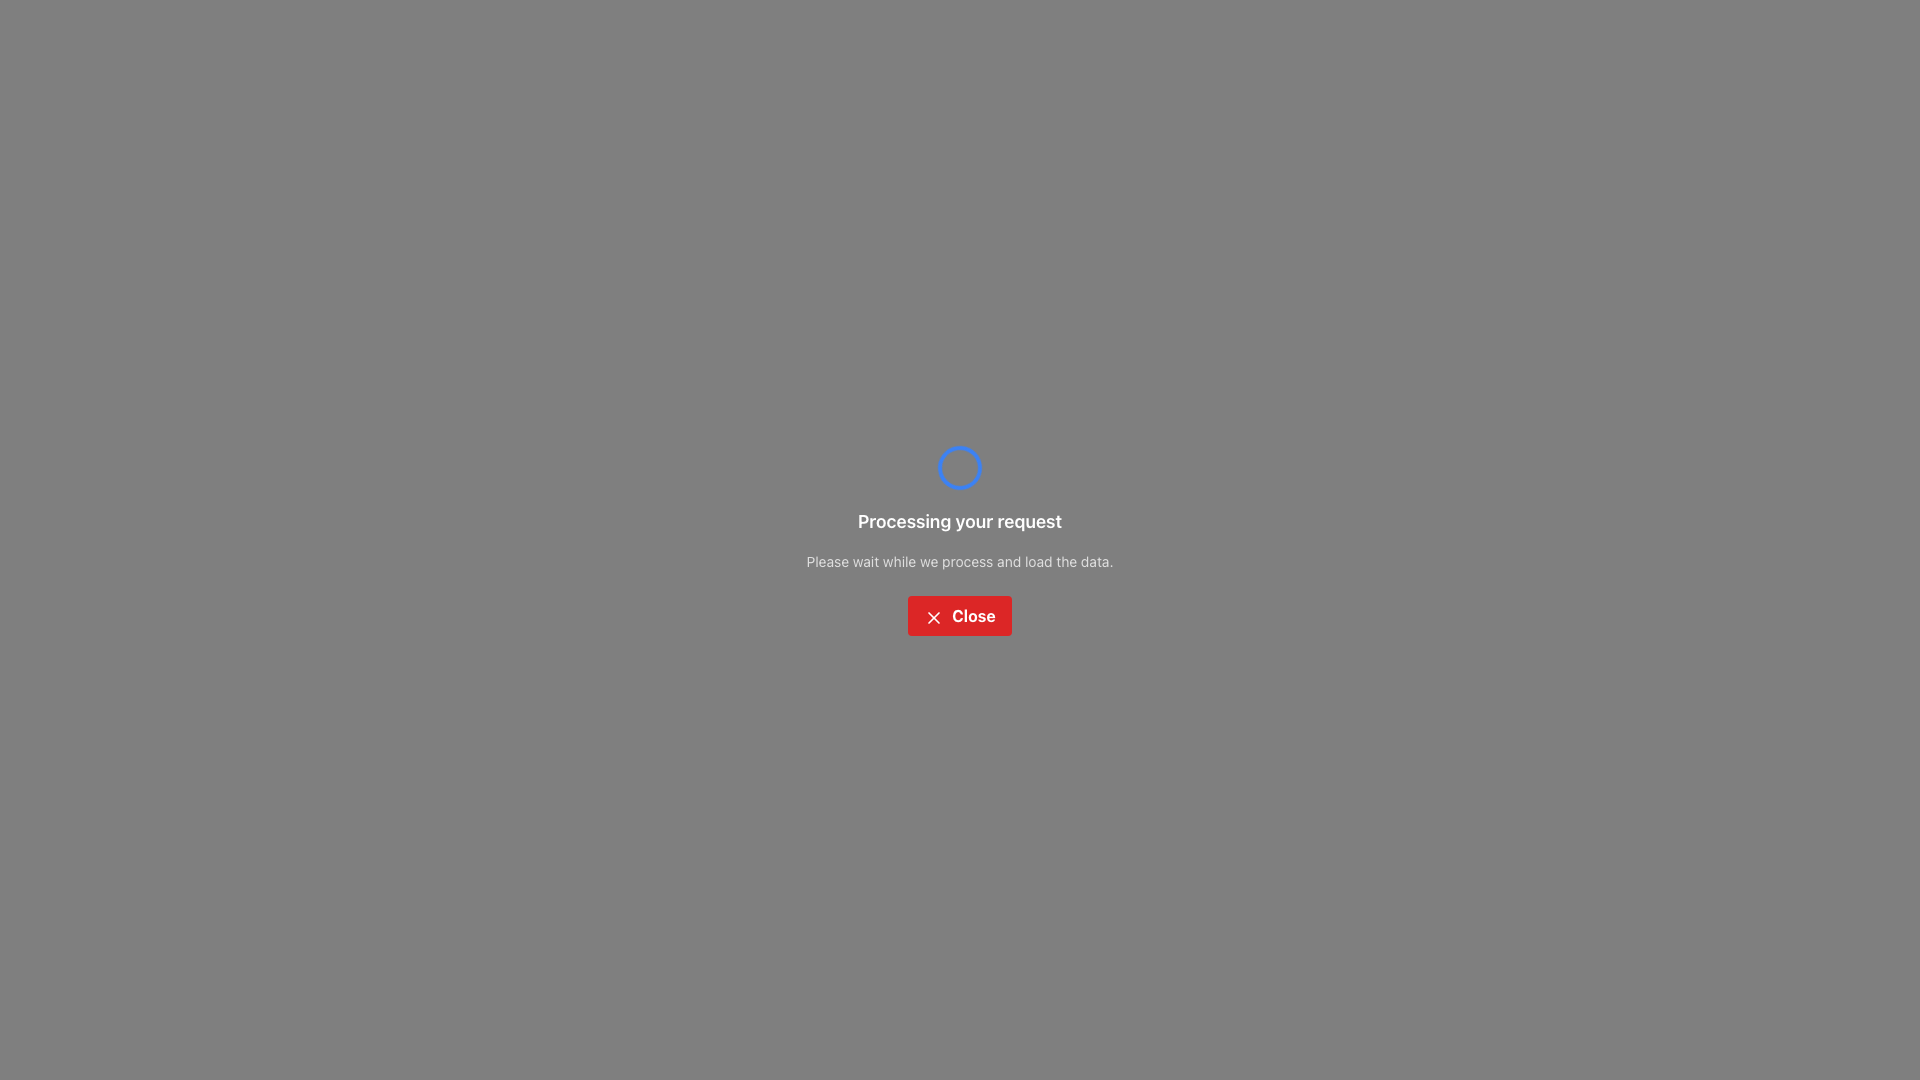  I want to click on the 'X' icon within the 'Close' button, so click(933, 616).